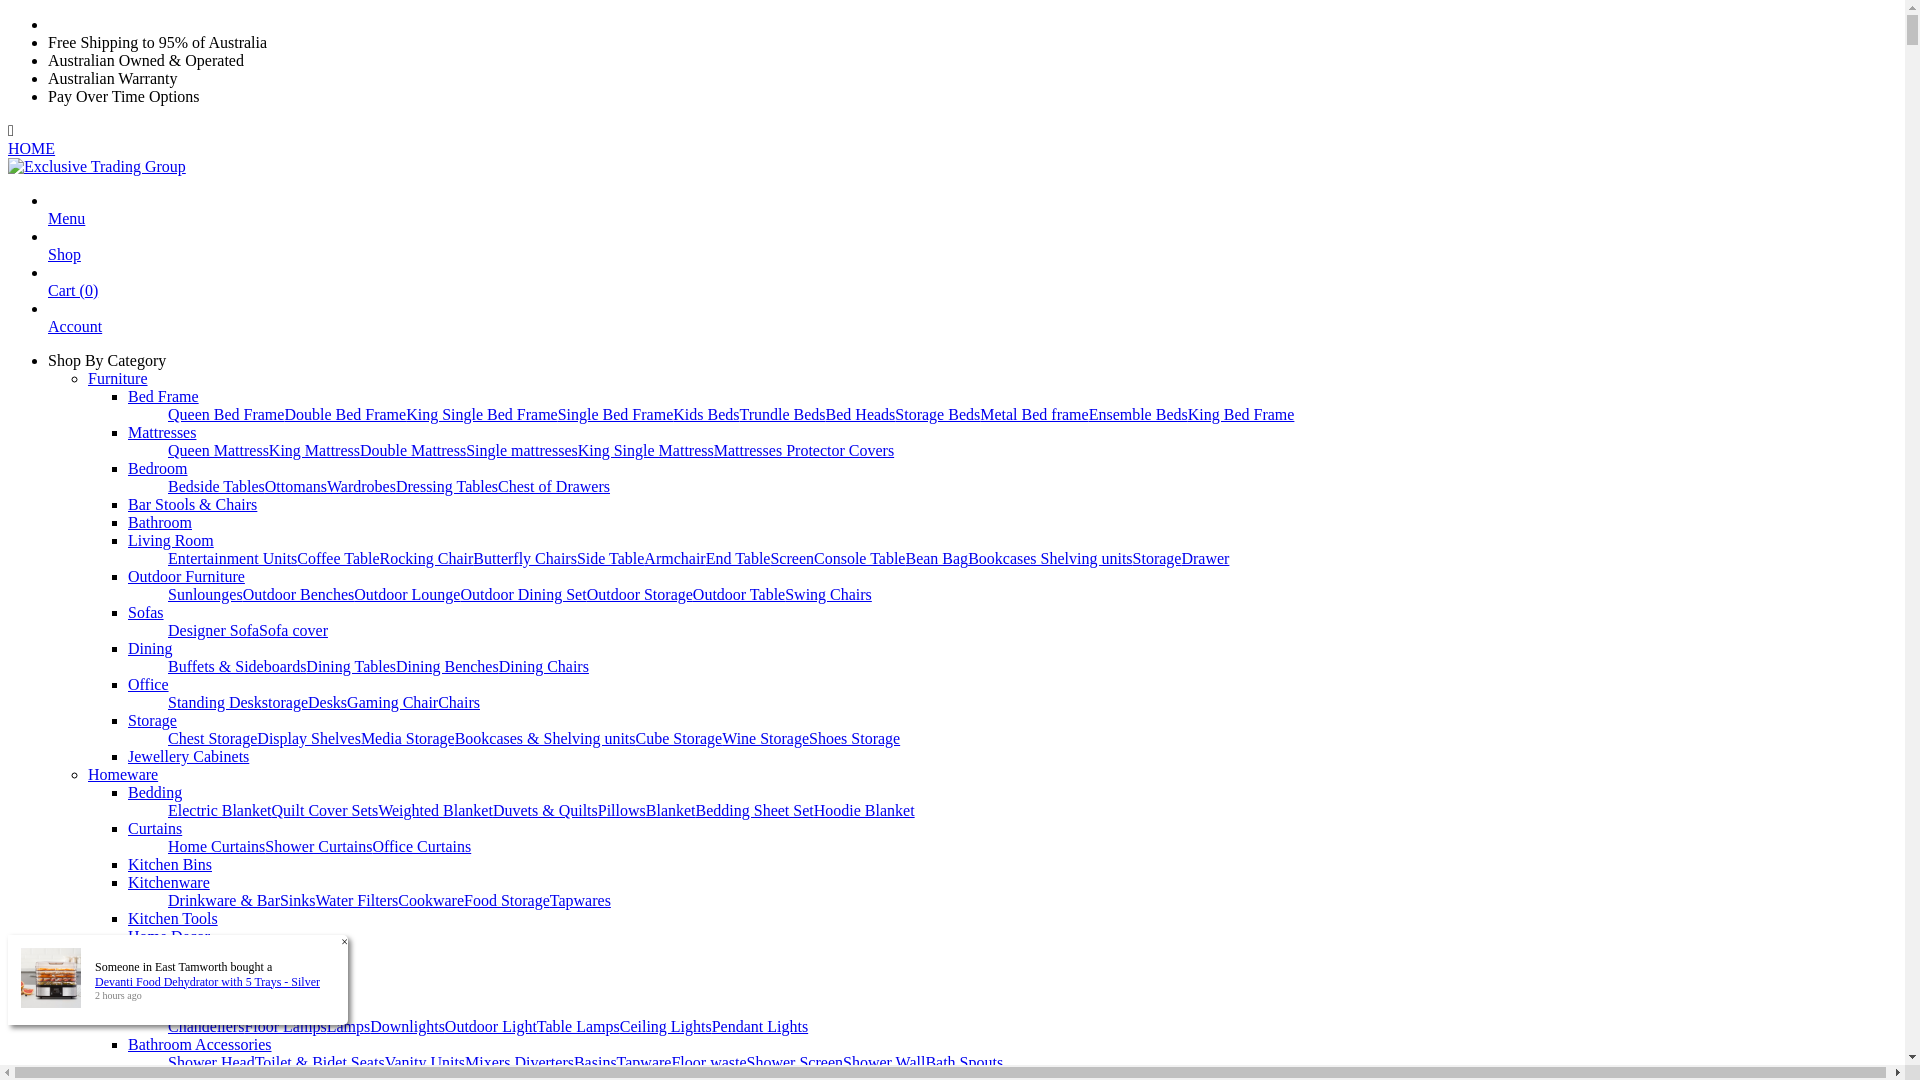 The height and width of the screenshot is (1080, 1920). Describe the element at coordinates (168, 881) in the screenshot. I see `'Kitchenware'` at that location.